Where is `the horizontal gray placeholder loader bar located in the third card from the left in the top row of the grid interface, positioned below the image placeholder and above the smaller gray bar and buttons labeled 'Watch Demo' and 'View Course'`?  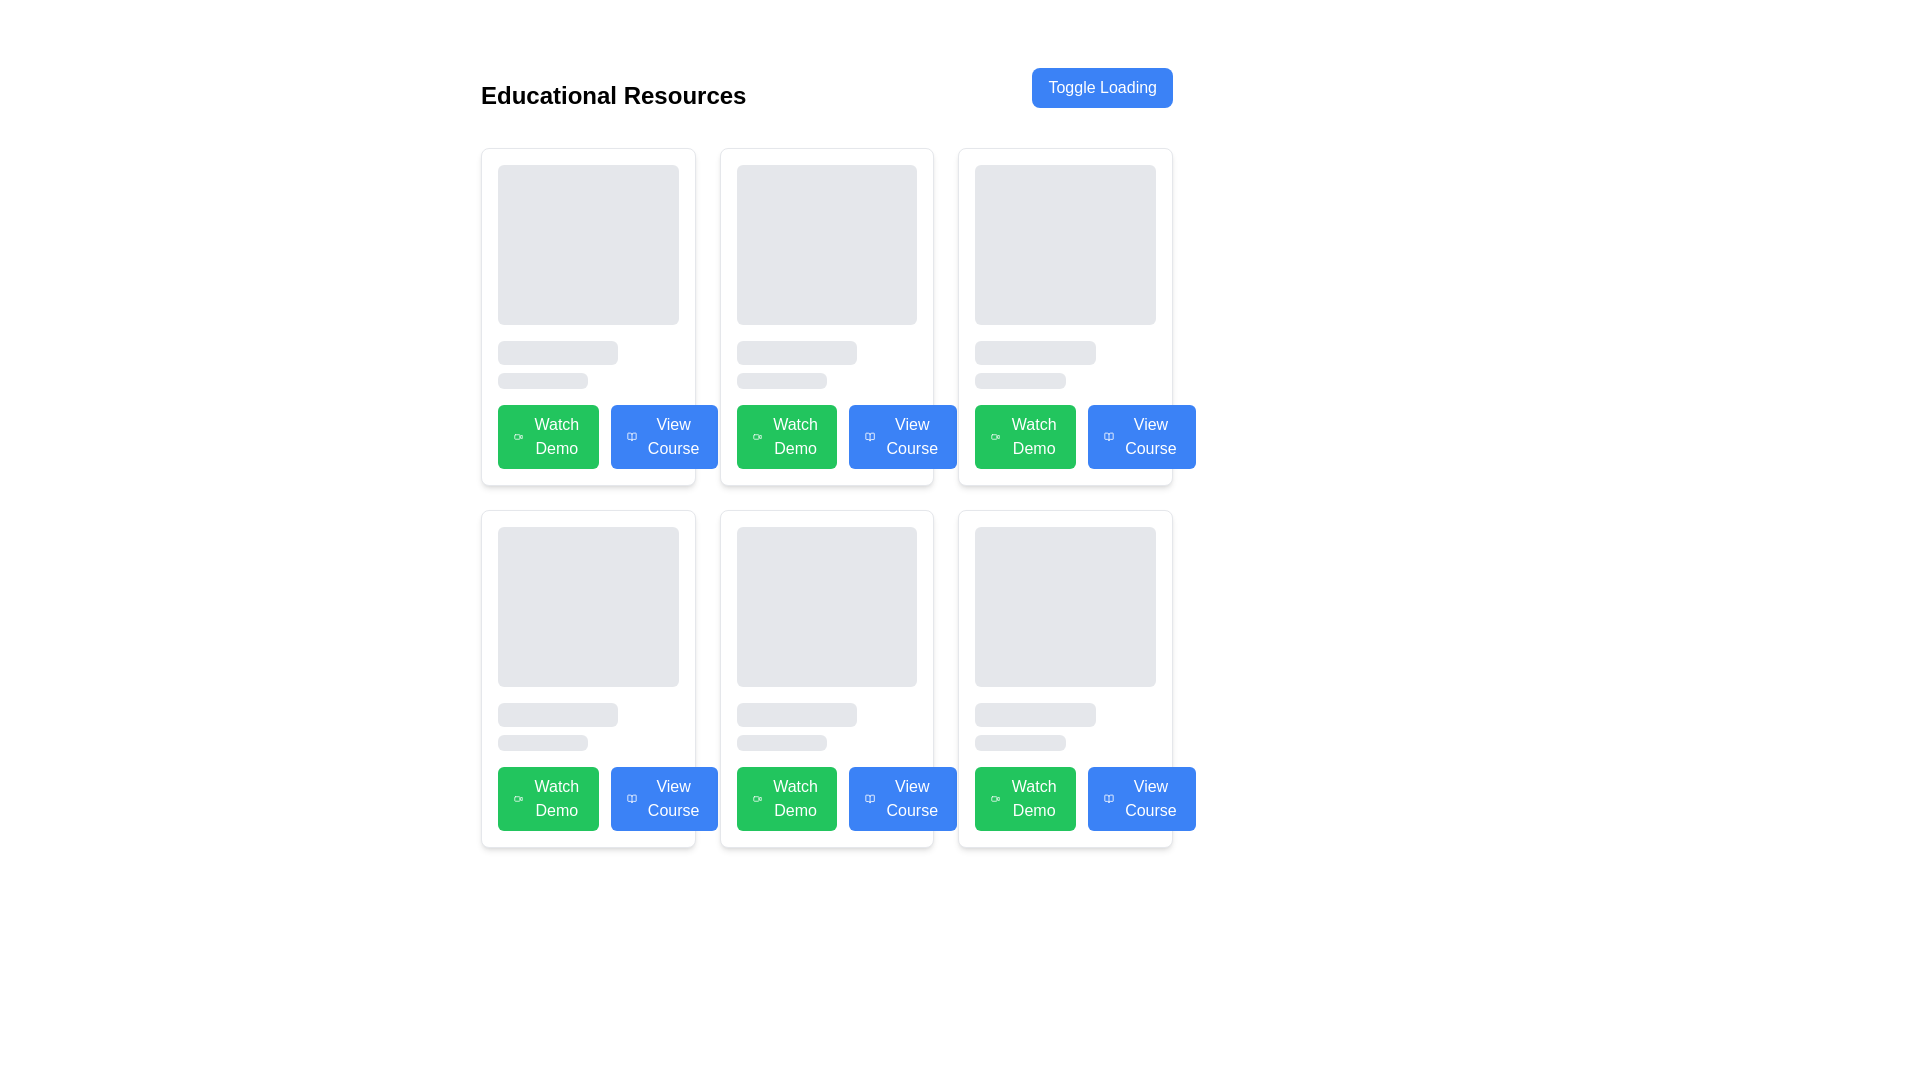 the horizontal gray placeholder loader bar located in the third card from the left in the top row of the grid interface, positioned below the image placeholder and above the smaller gray bar and buttons labeled 'Watch Demo' and 'View Course' is located at coordinates (1035, 352).